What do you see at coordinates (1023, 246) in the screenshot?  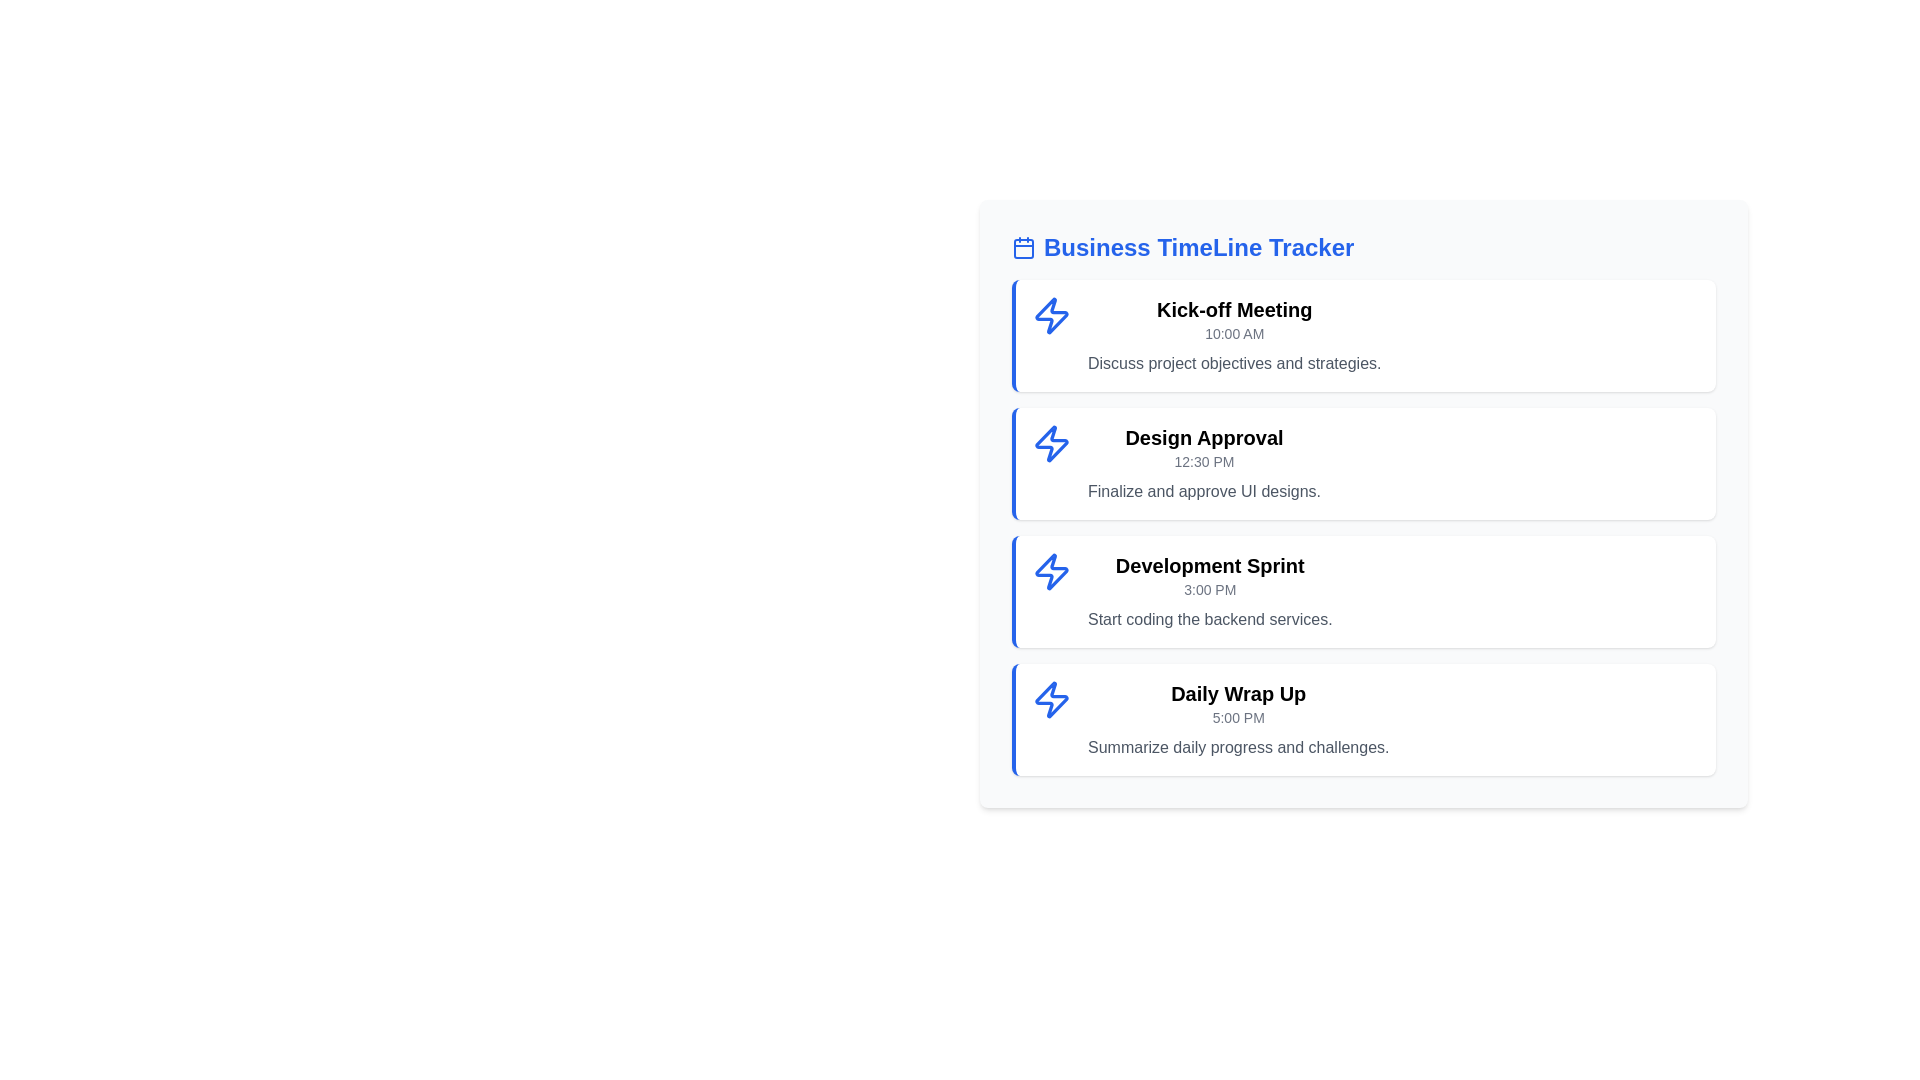 I see `the blue outlined calendar icon located next to the bold blue text 'Business TimeLine Tracker' at the top-left corner of the content area` at bounding box center [1023, 246].